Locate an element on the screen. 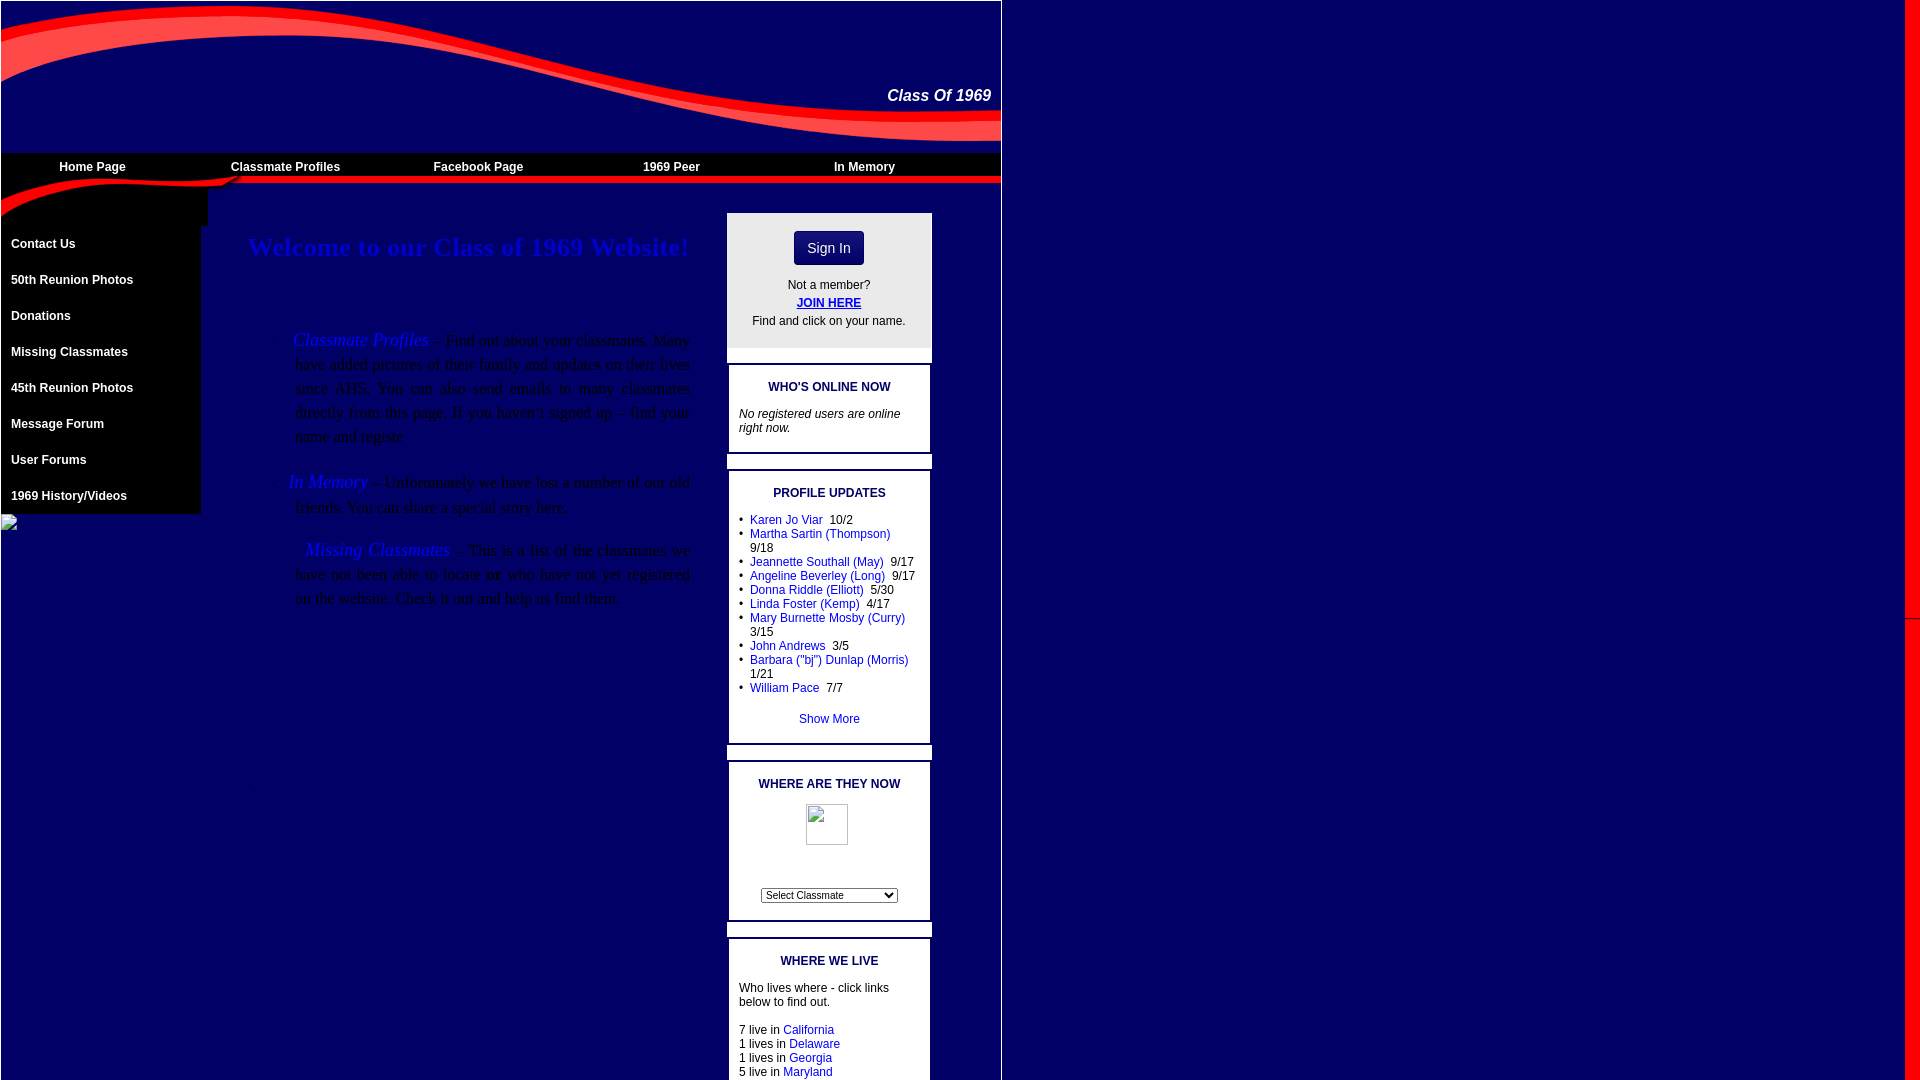  'California' is located at coordinates (781, 1029).